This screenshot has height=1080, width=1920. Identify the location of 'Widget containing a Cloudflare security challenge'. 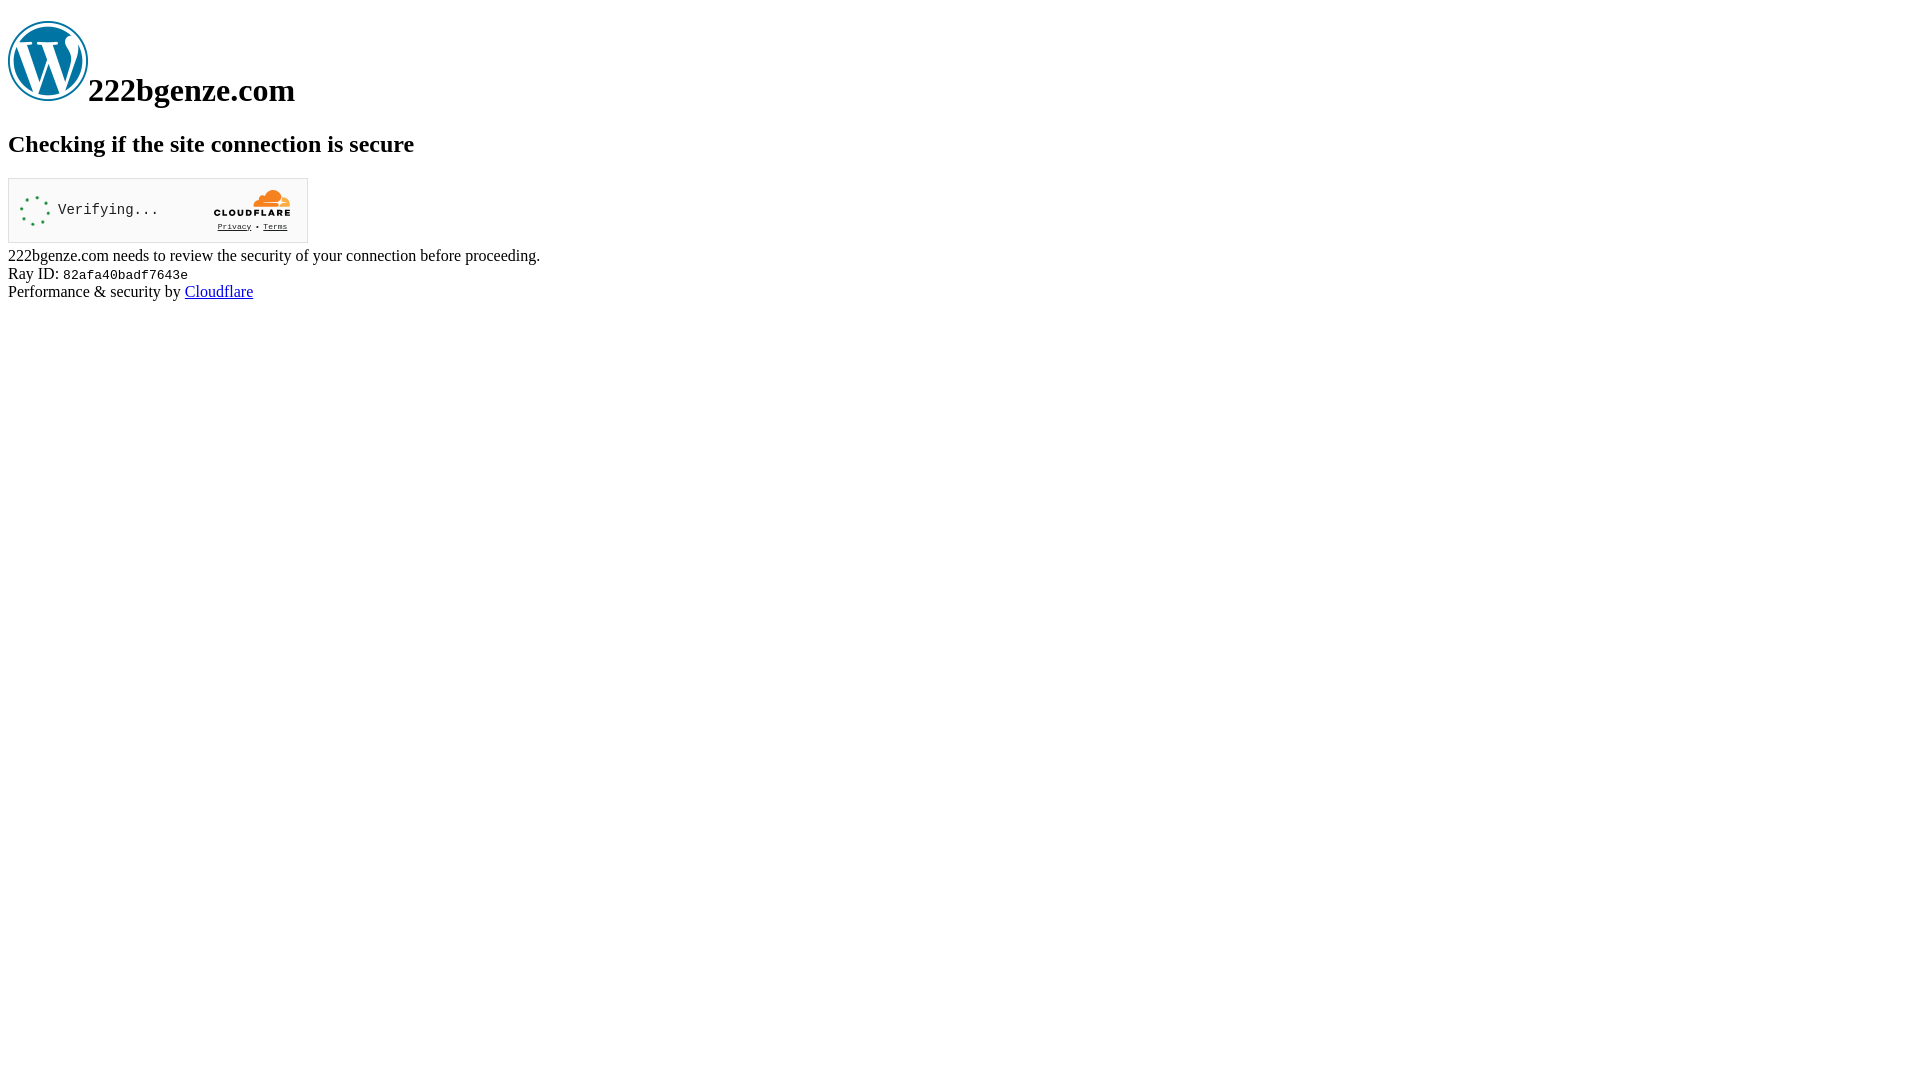
(157, 210).